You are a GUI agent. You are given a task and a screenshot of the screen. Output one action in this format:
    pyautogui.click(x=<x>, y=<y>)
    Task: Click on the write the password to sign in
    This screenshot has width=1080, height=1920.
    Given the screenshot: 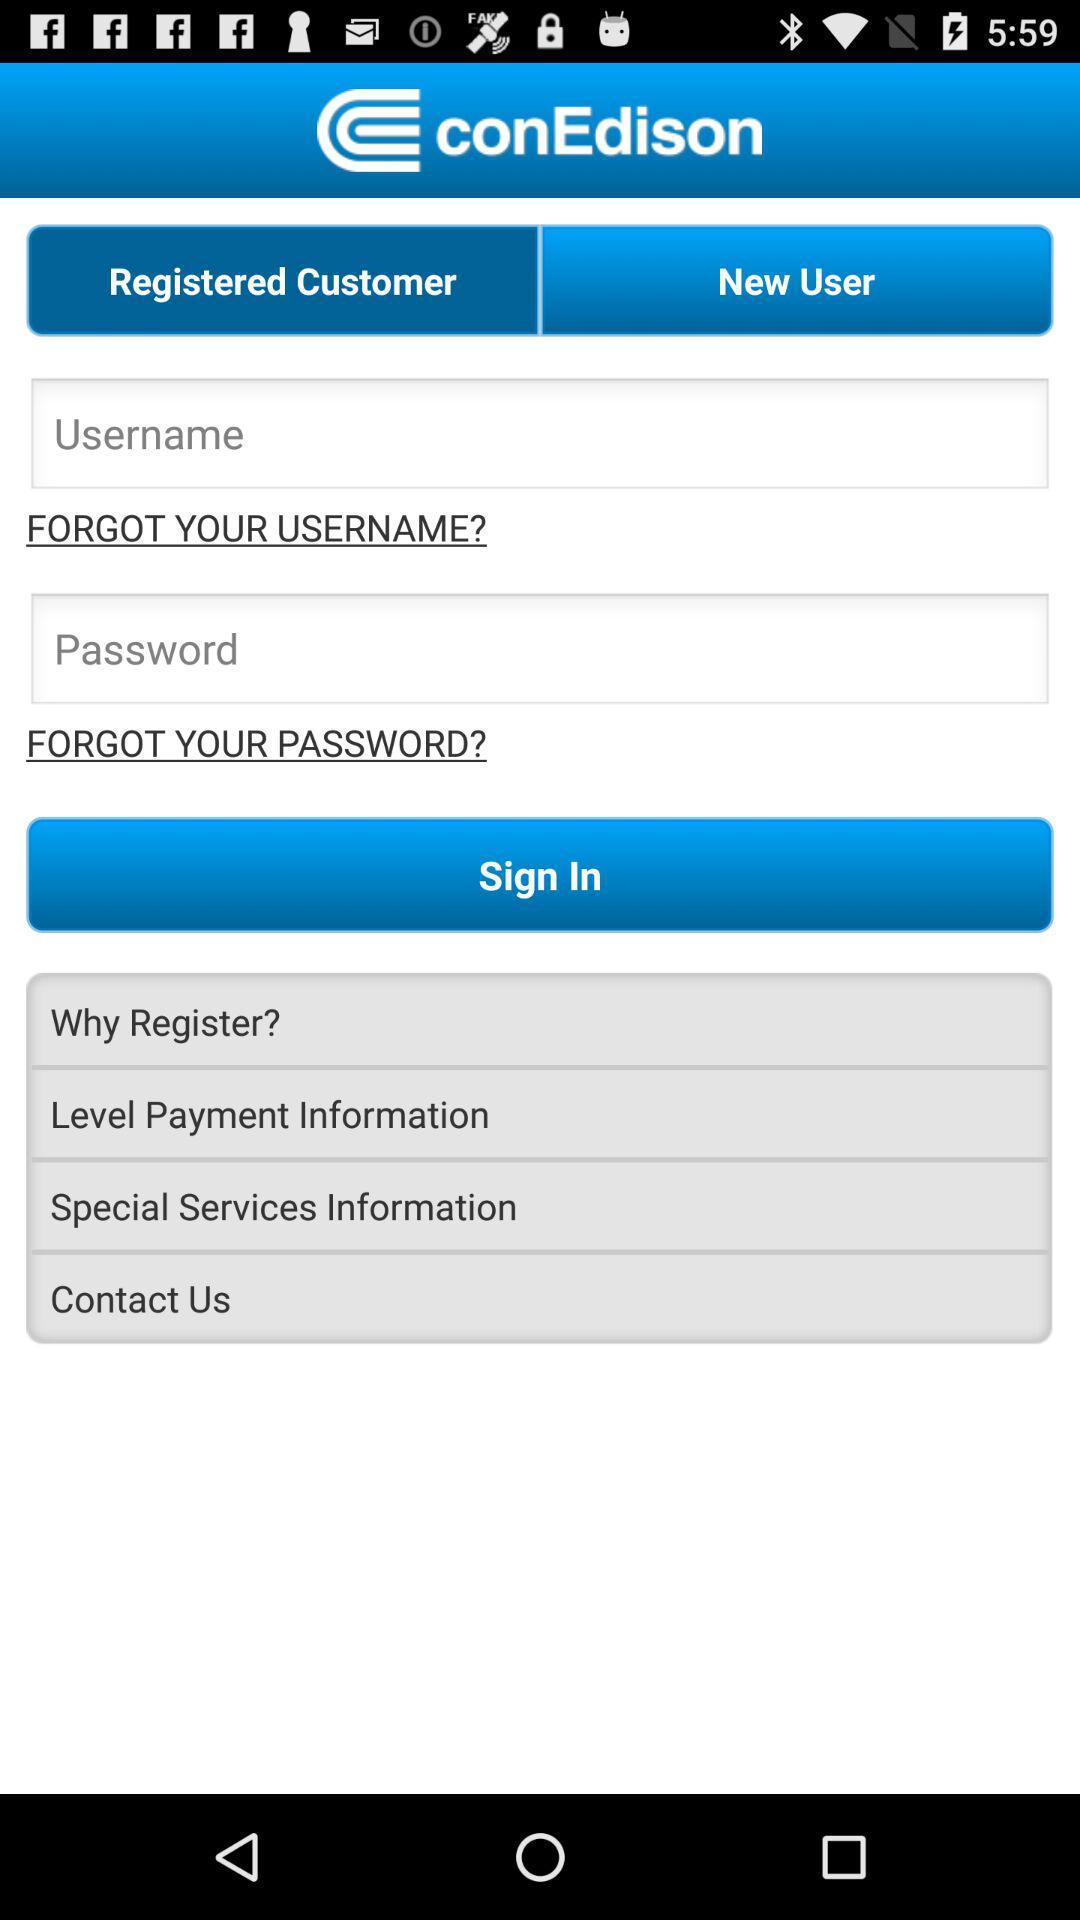 What is the action you would take?
    pyautogui.click(x=540, y=654)
    